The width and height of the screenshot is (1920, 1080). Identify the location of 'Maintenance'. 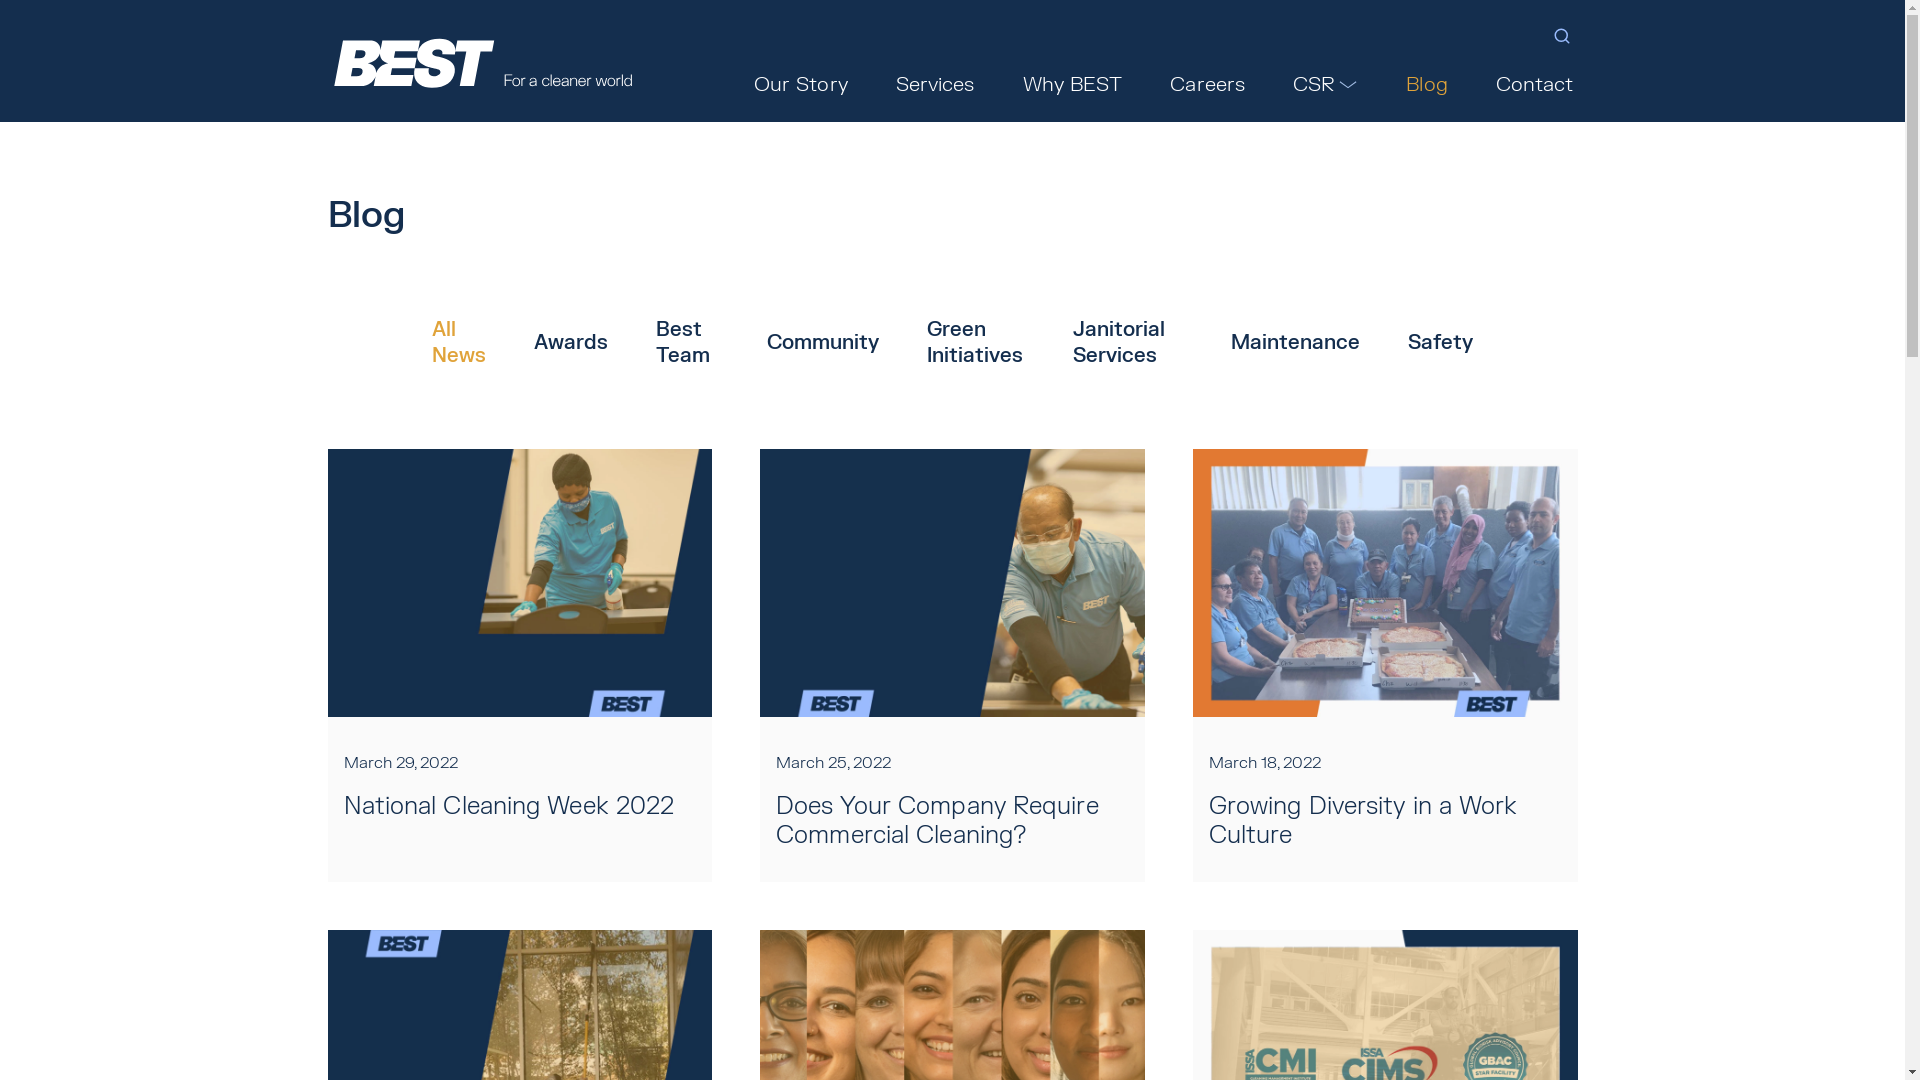
(1229, 342).